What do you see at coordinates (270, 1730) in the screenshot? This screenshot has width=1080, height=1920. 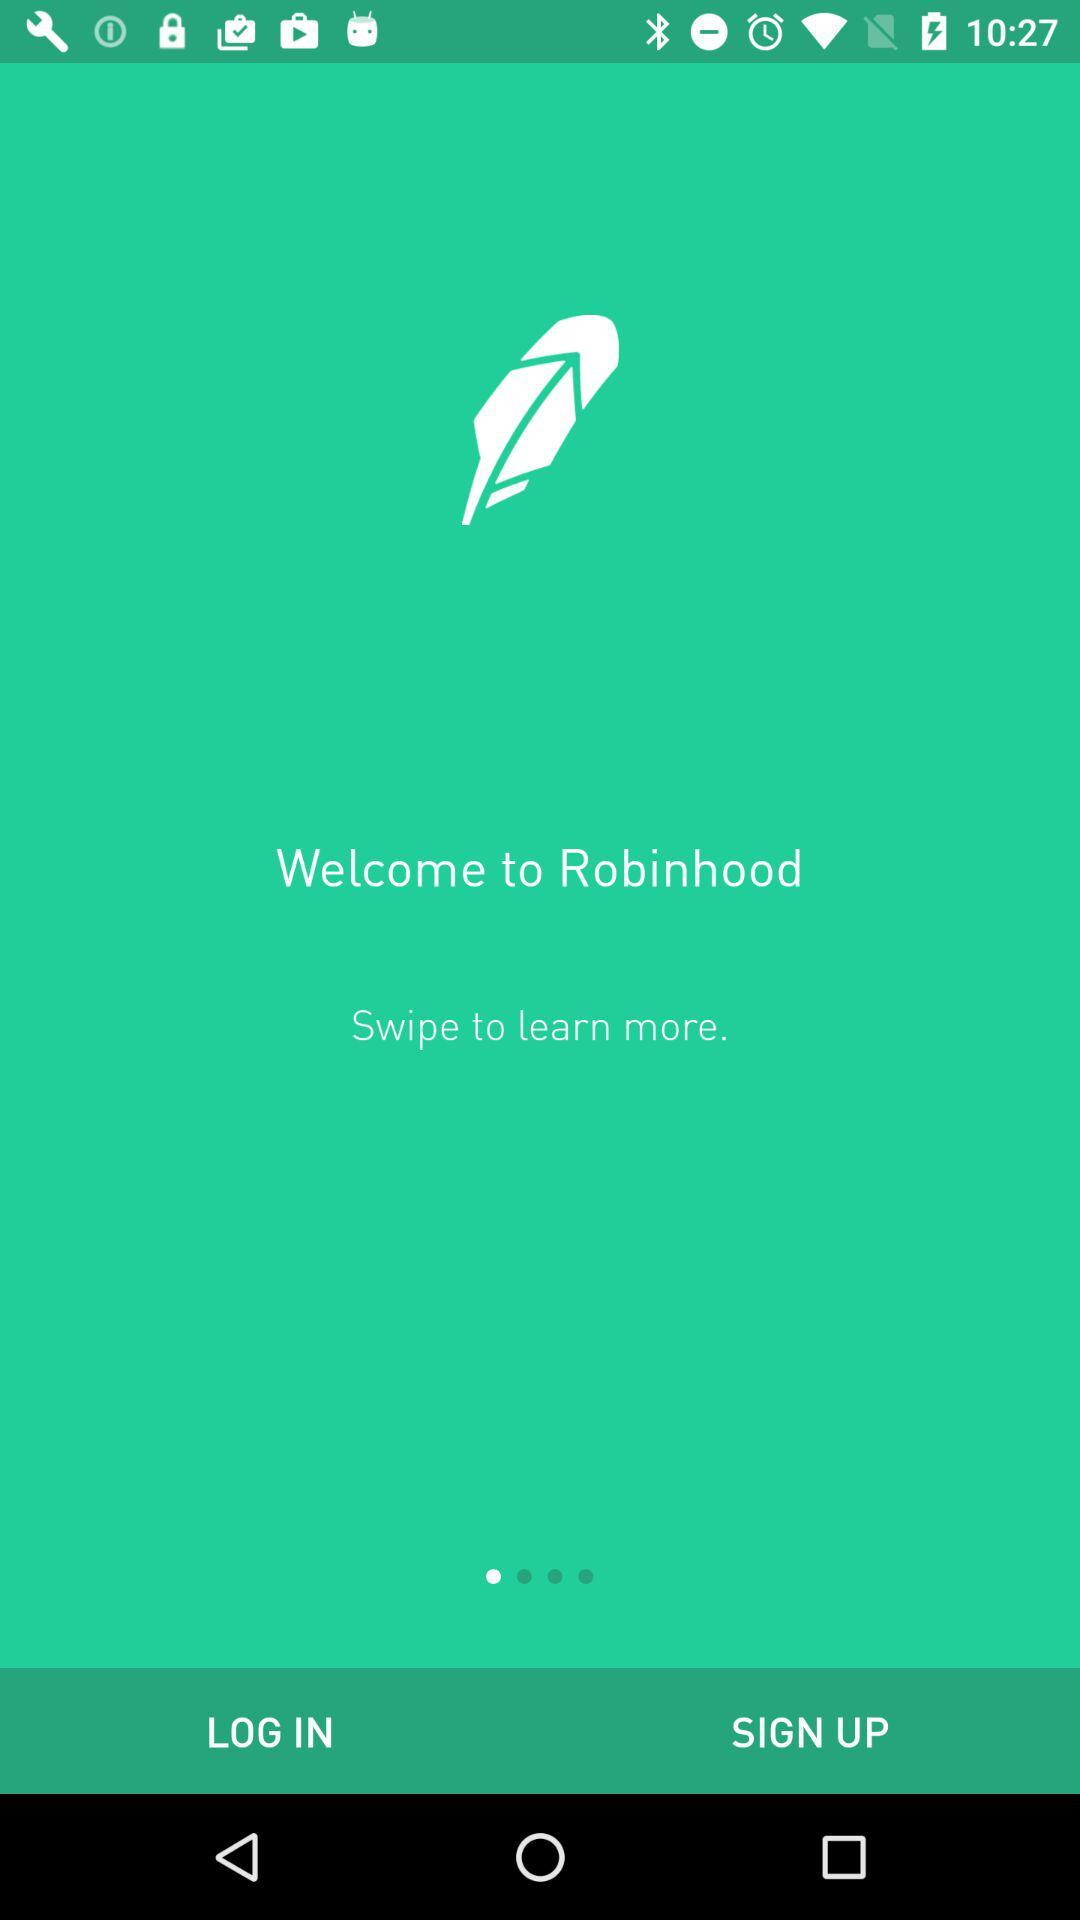 I see `the log in at the bottom left corner` at bounding box center [270, 1730].